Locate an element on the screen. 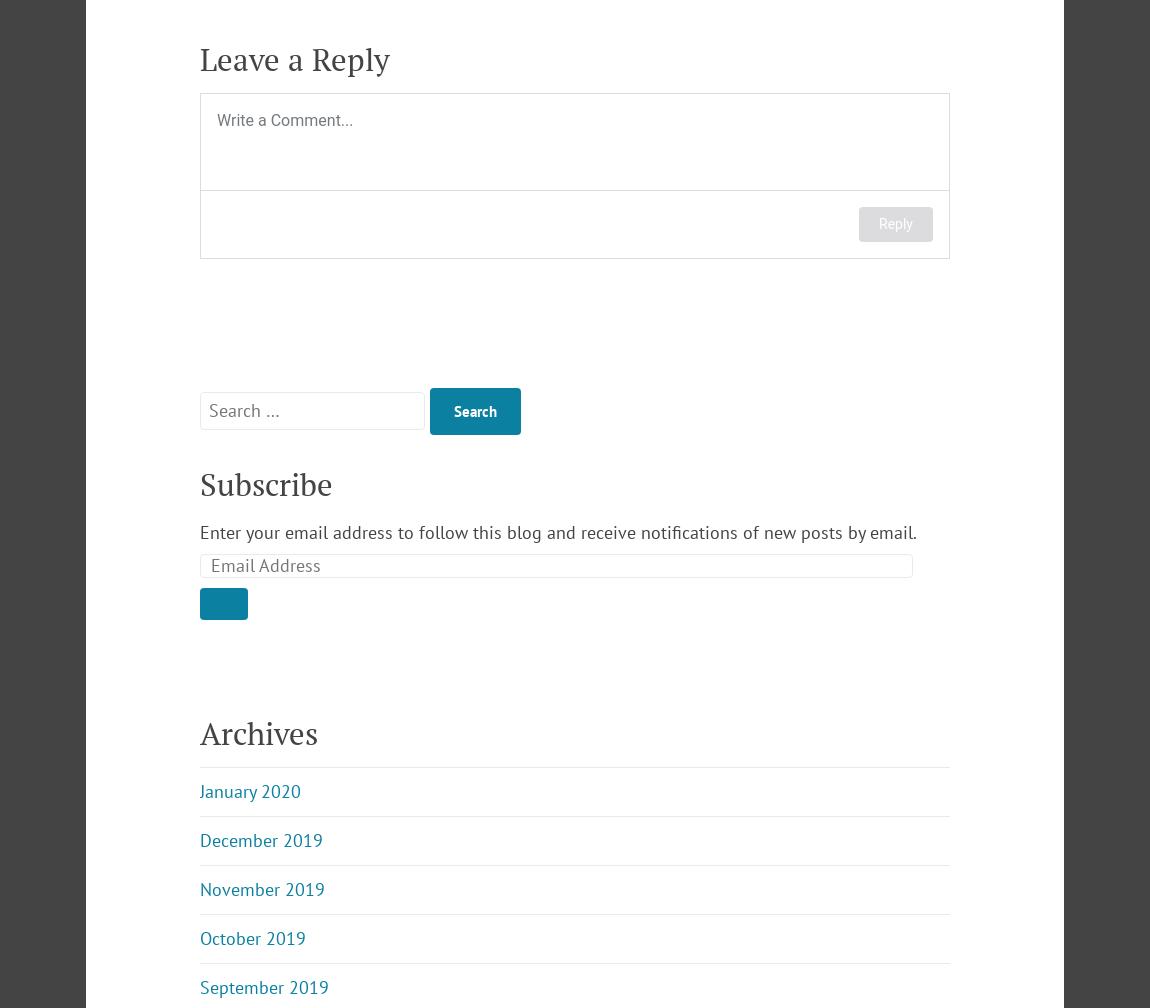  'Enter your email address to follow this blog and receive notifications of new posts by email.' is located at coordinates (558, 532).